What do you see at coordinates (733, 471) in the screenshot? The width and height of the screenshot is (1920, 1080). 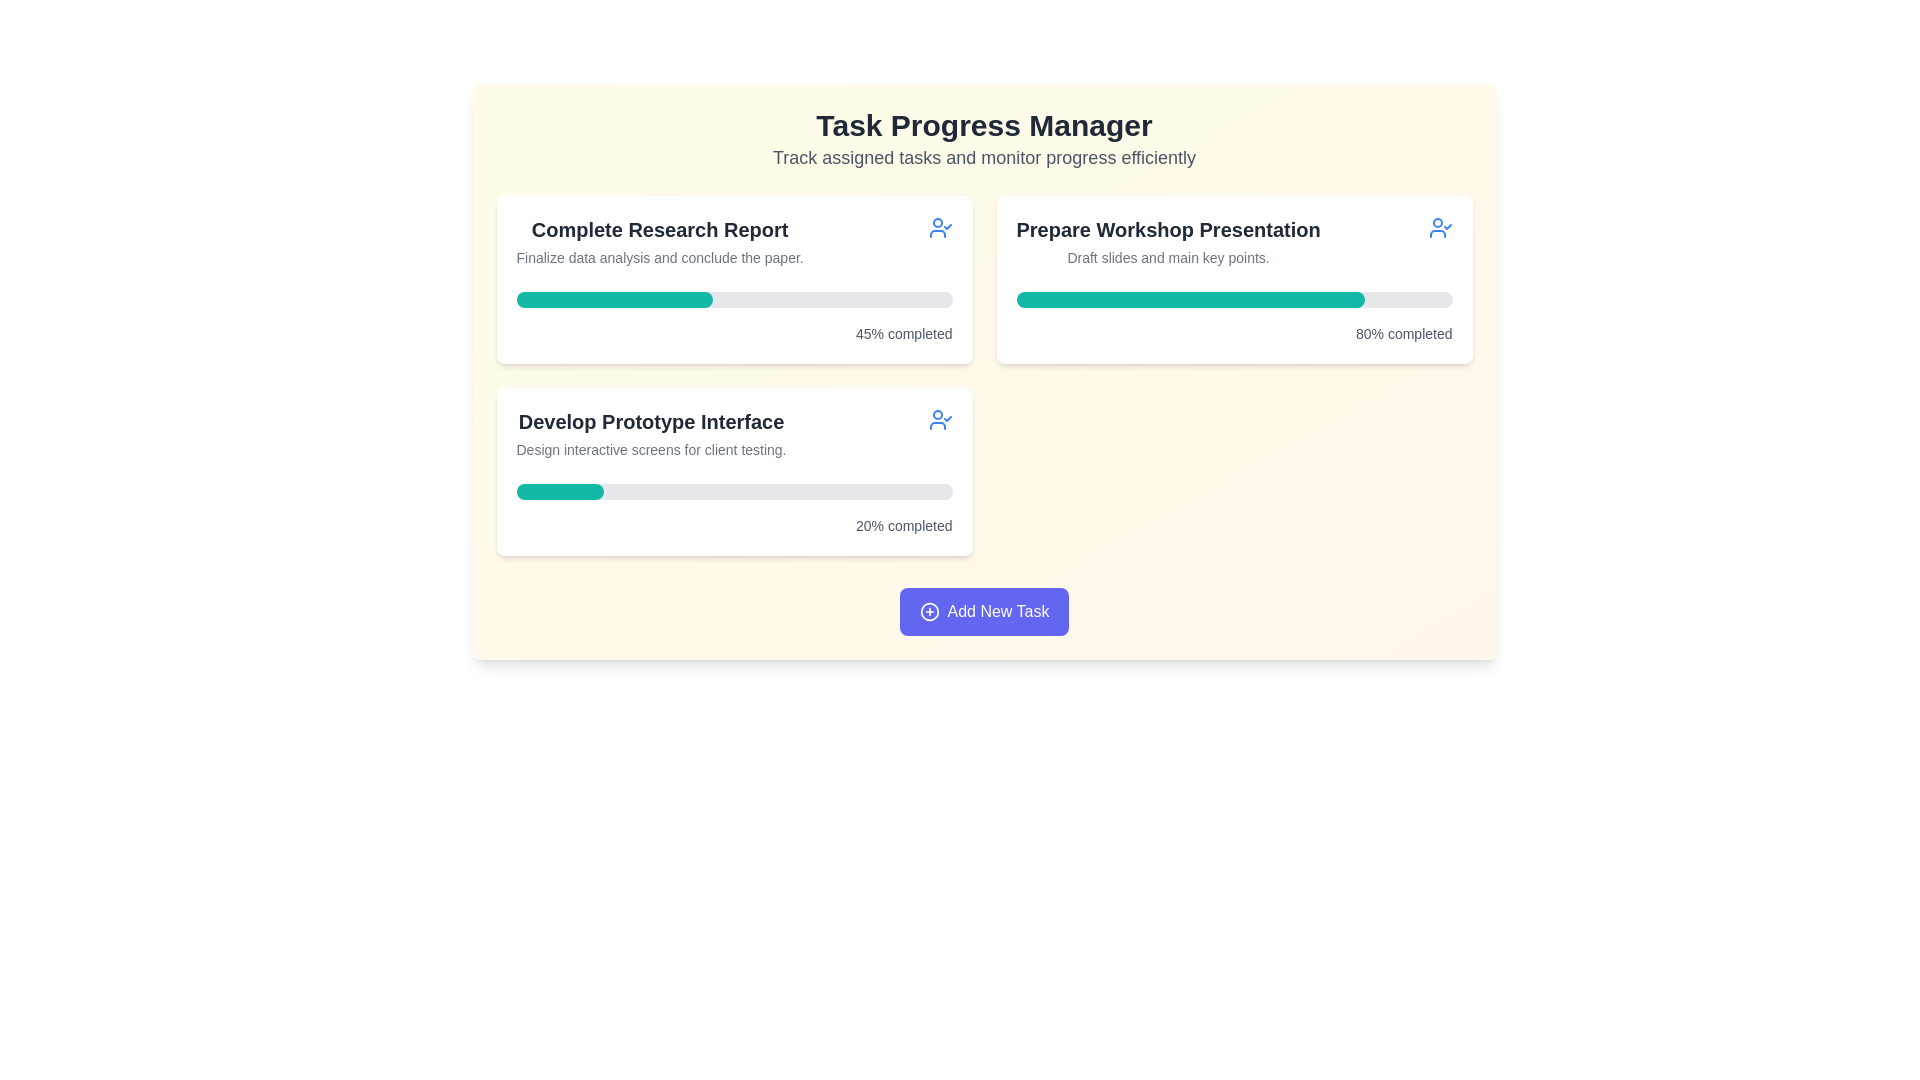 I see `progress value visually on the task card located in the bottom left corner of the interface, which displays project phase details and status` at bounding box center [733, 471].